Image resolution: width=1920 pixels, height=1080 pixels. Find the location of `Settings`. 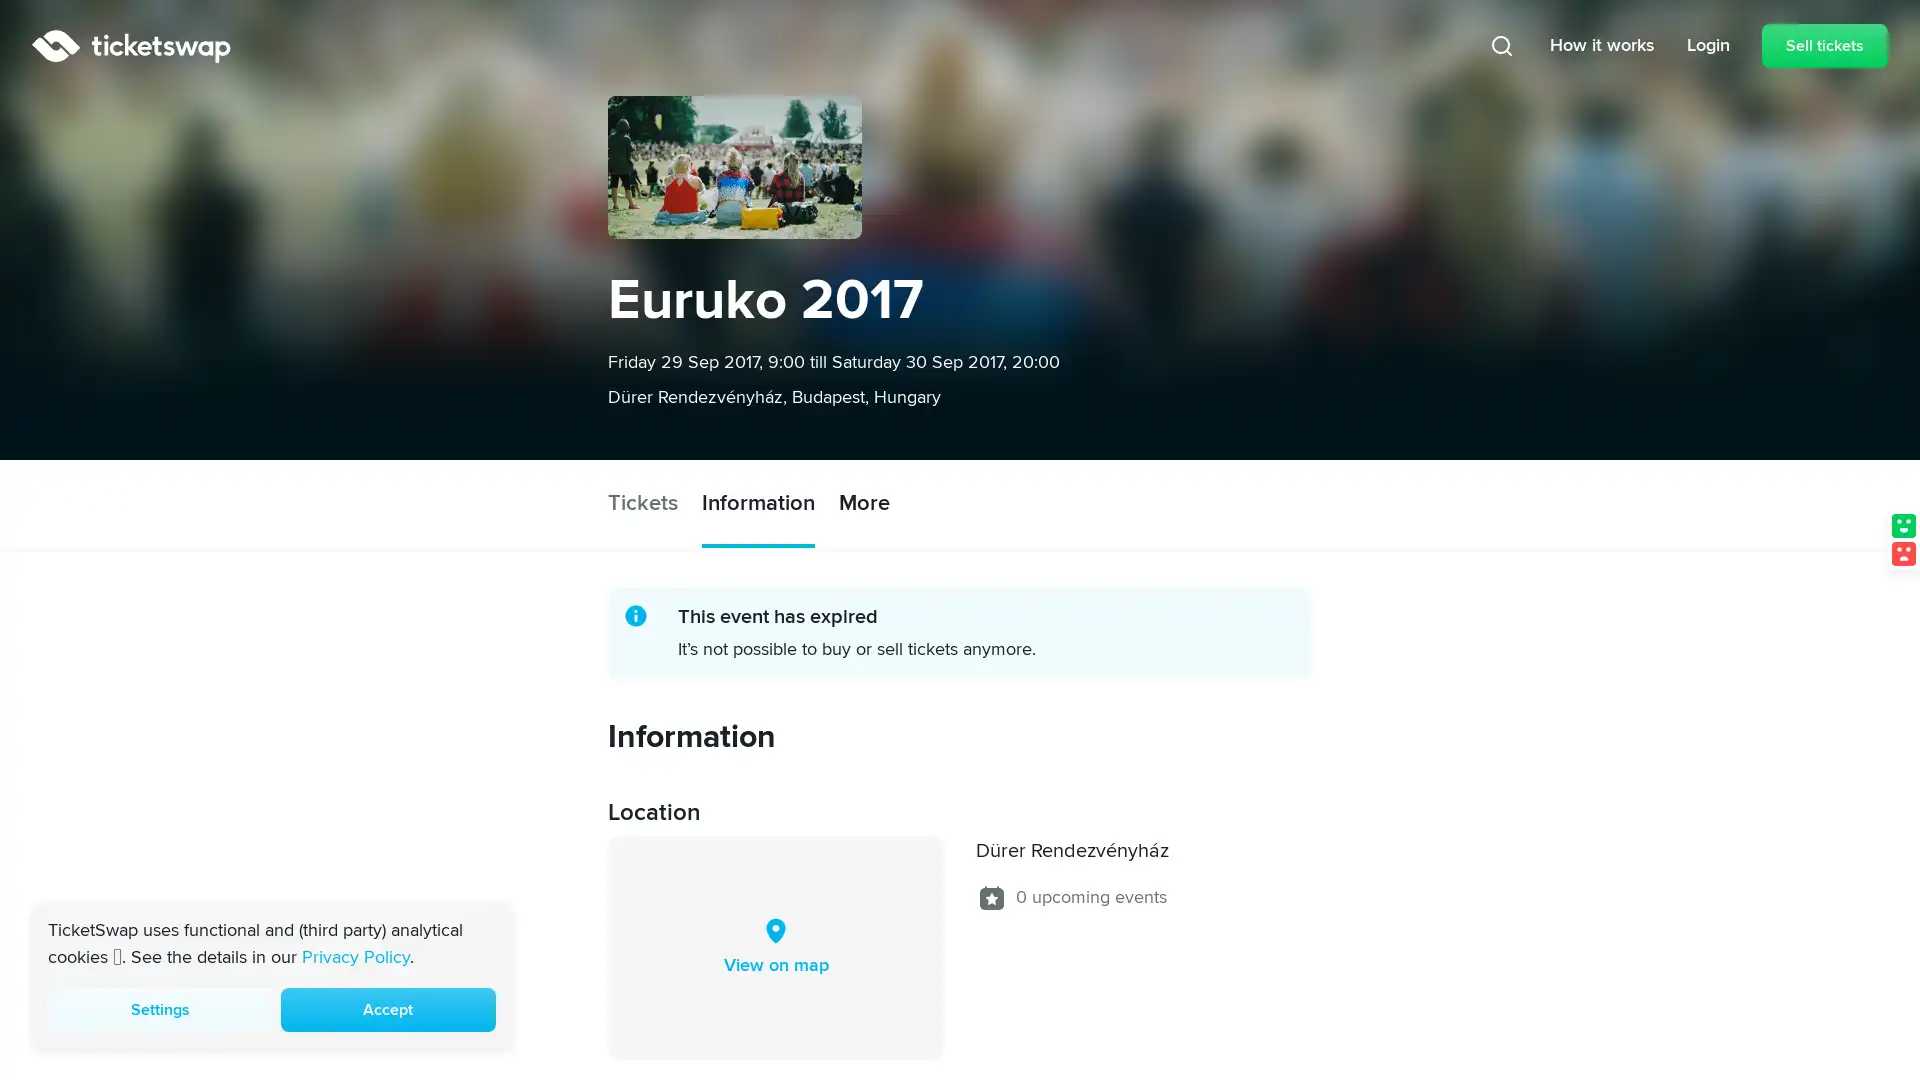

Settings is located at coordinates (158, 1010).